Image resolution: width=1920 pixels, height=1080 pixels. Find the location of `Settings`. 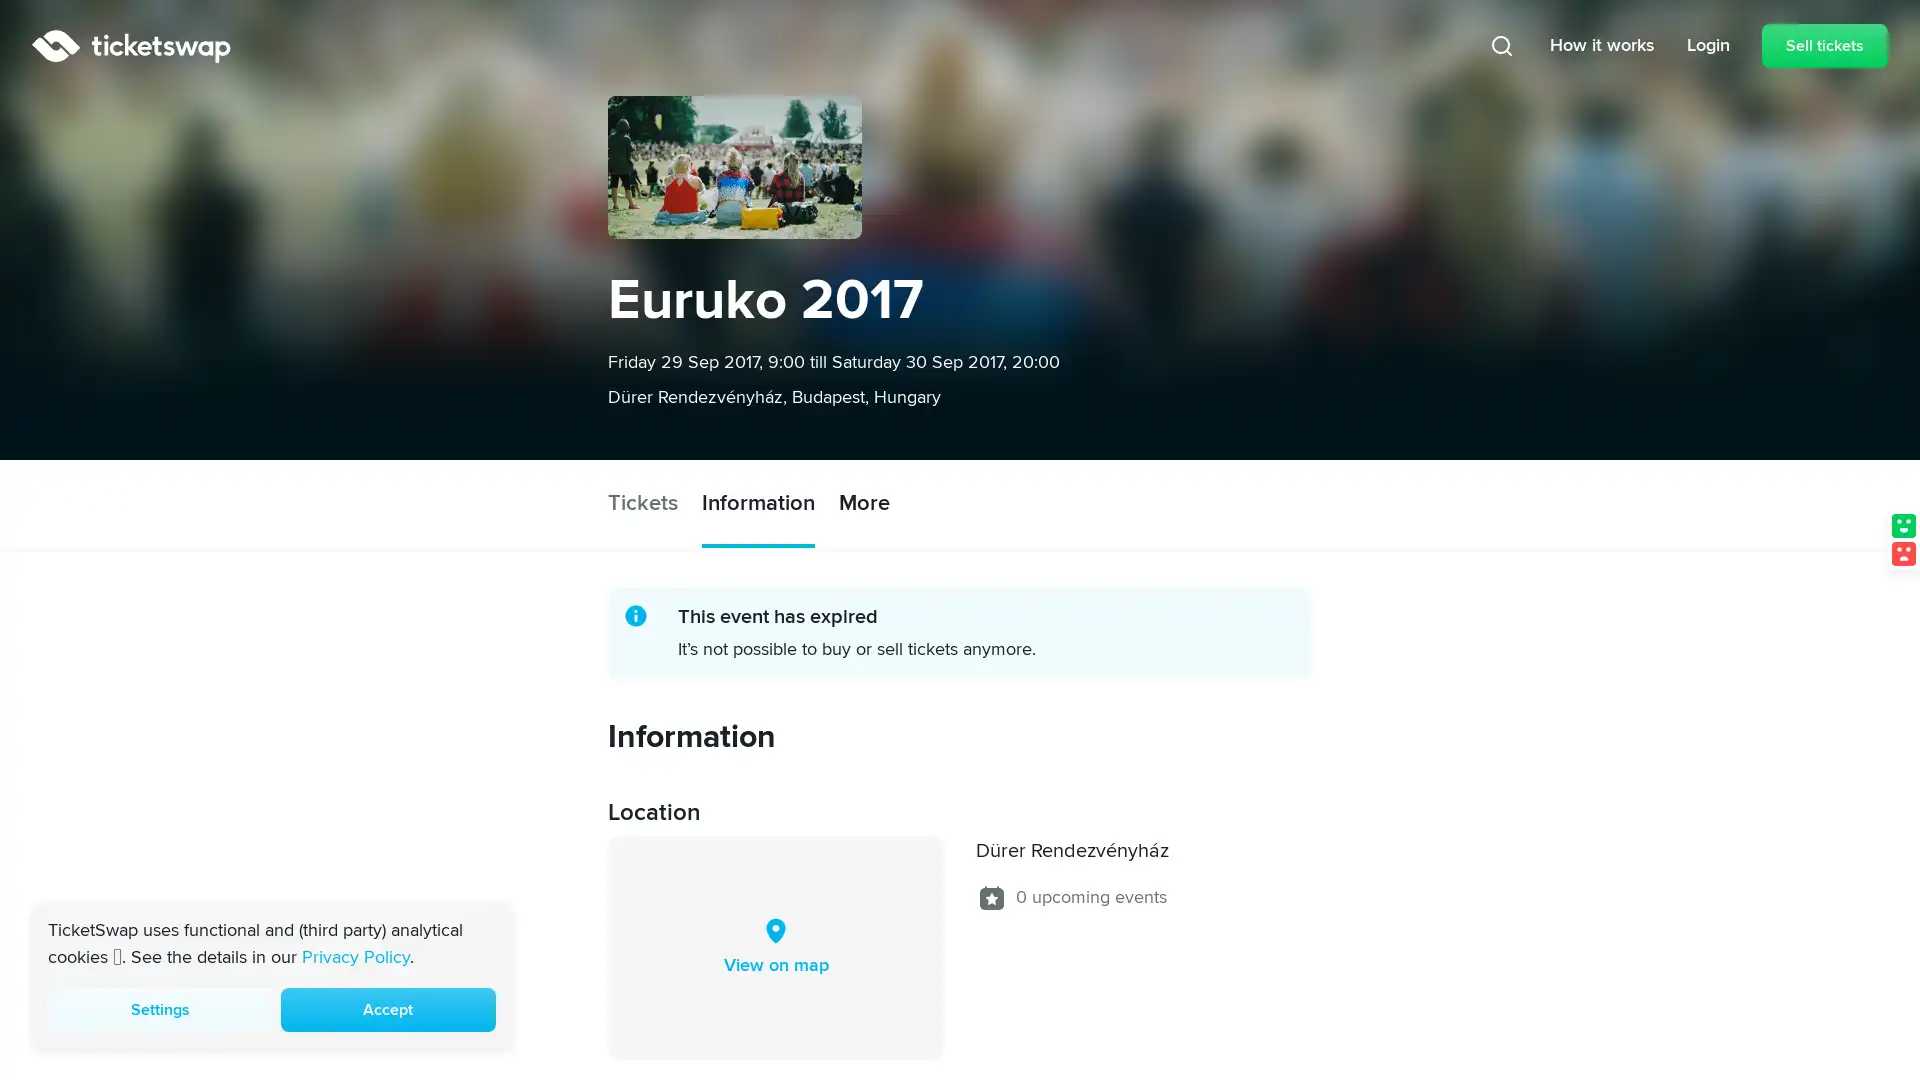

Settings is located at coordinates (158, 1010).